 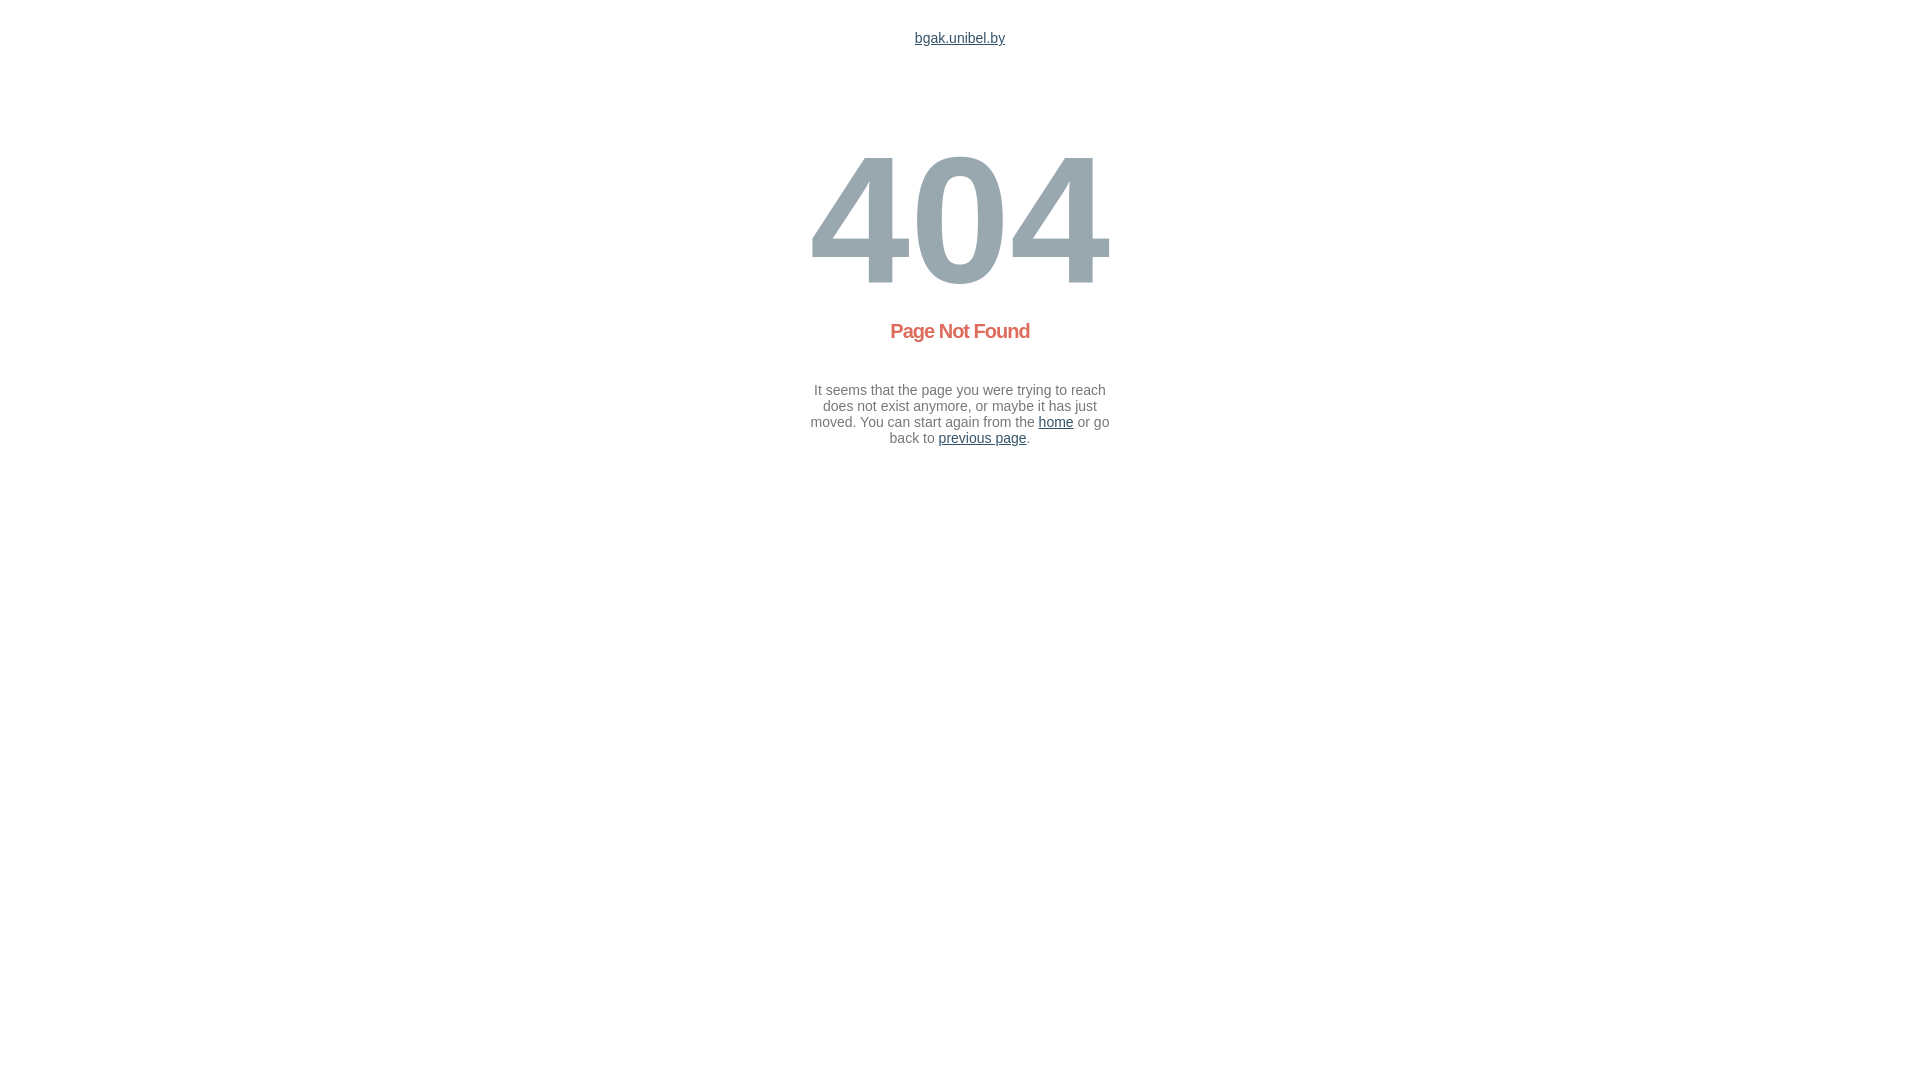 What do you see at coordinates (1055, 420) in the screenshot?
I see `'home'` at bounding box center [1055, 420].